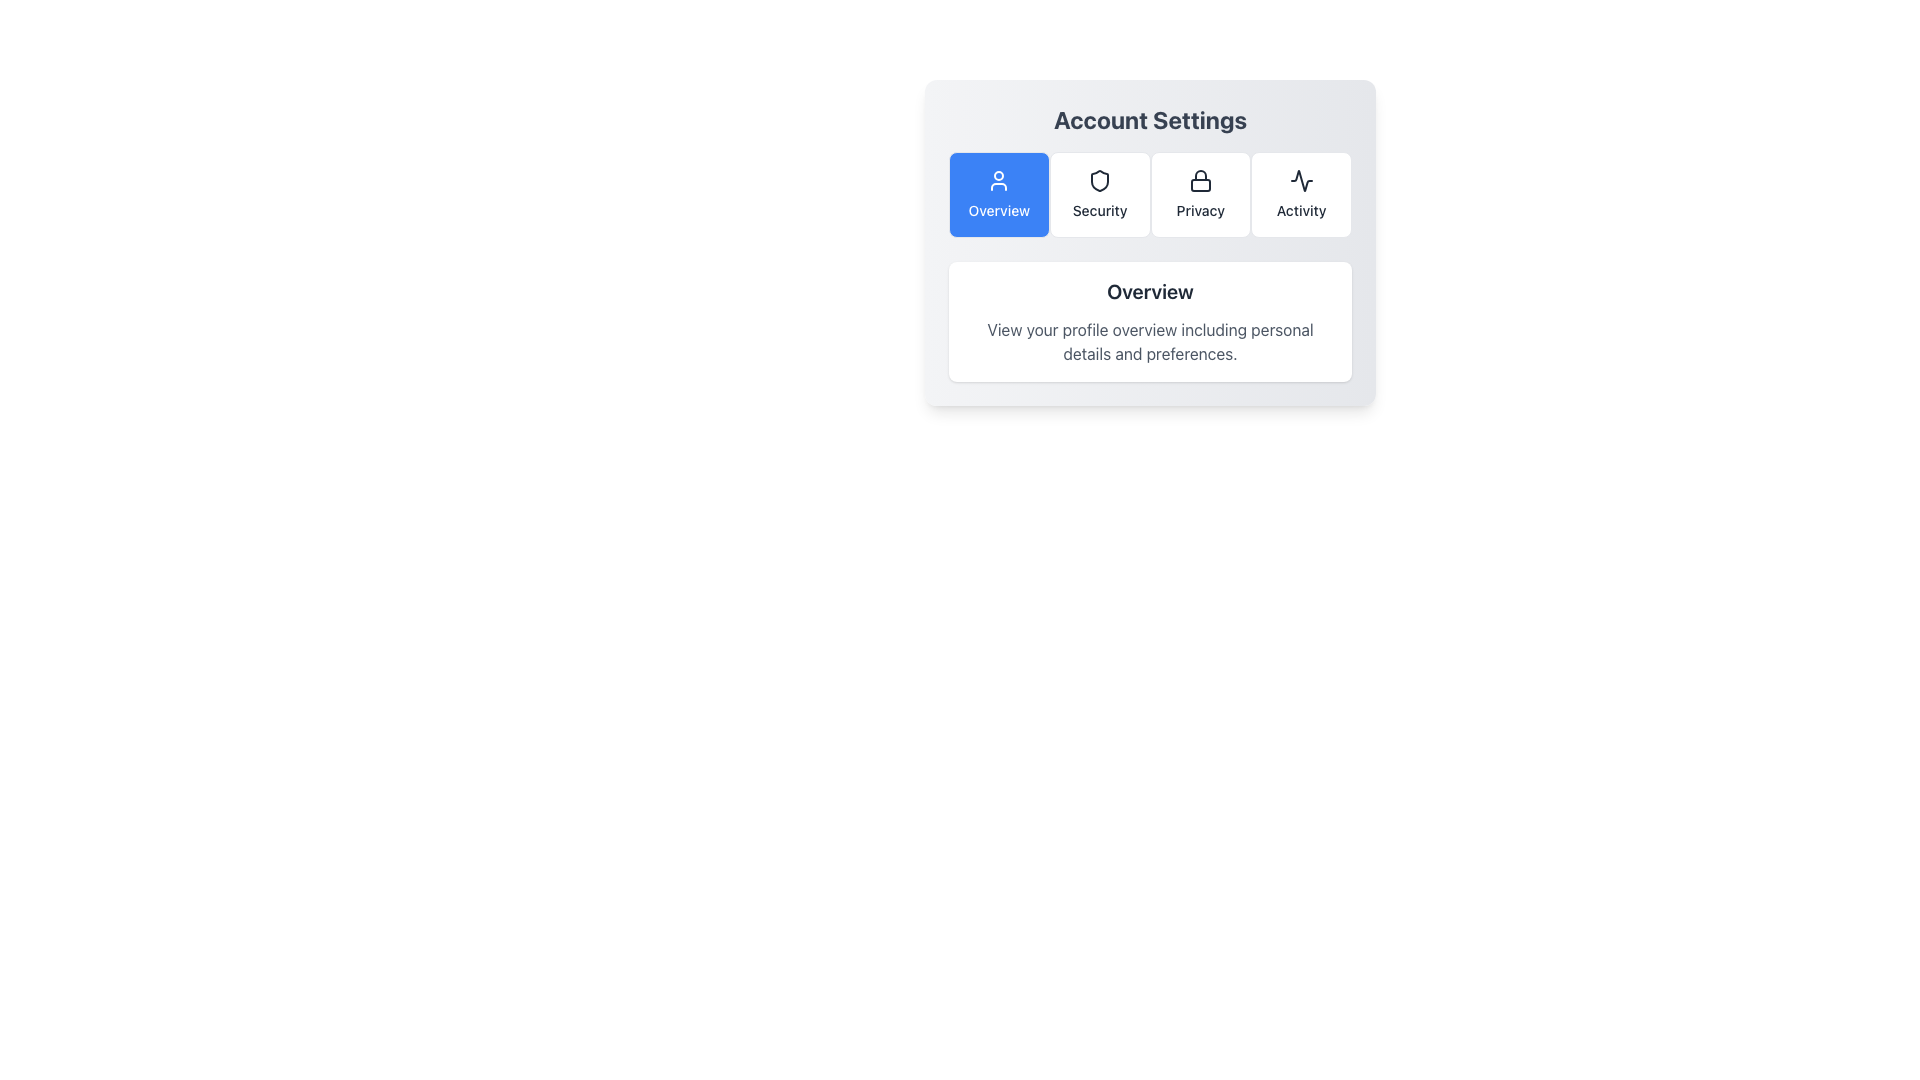 The width and height of the screenshot is (1920, 1080). Describe the element at coordinates (1150, 292) in the screenshot. I see `text label displaying 'Overview' which is styled in bold, dark gray and serves as the heading for the user profile information section` at that location.